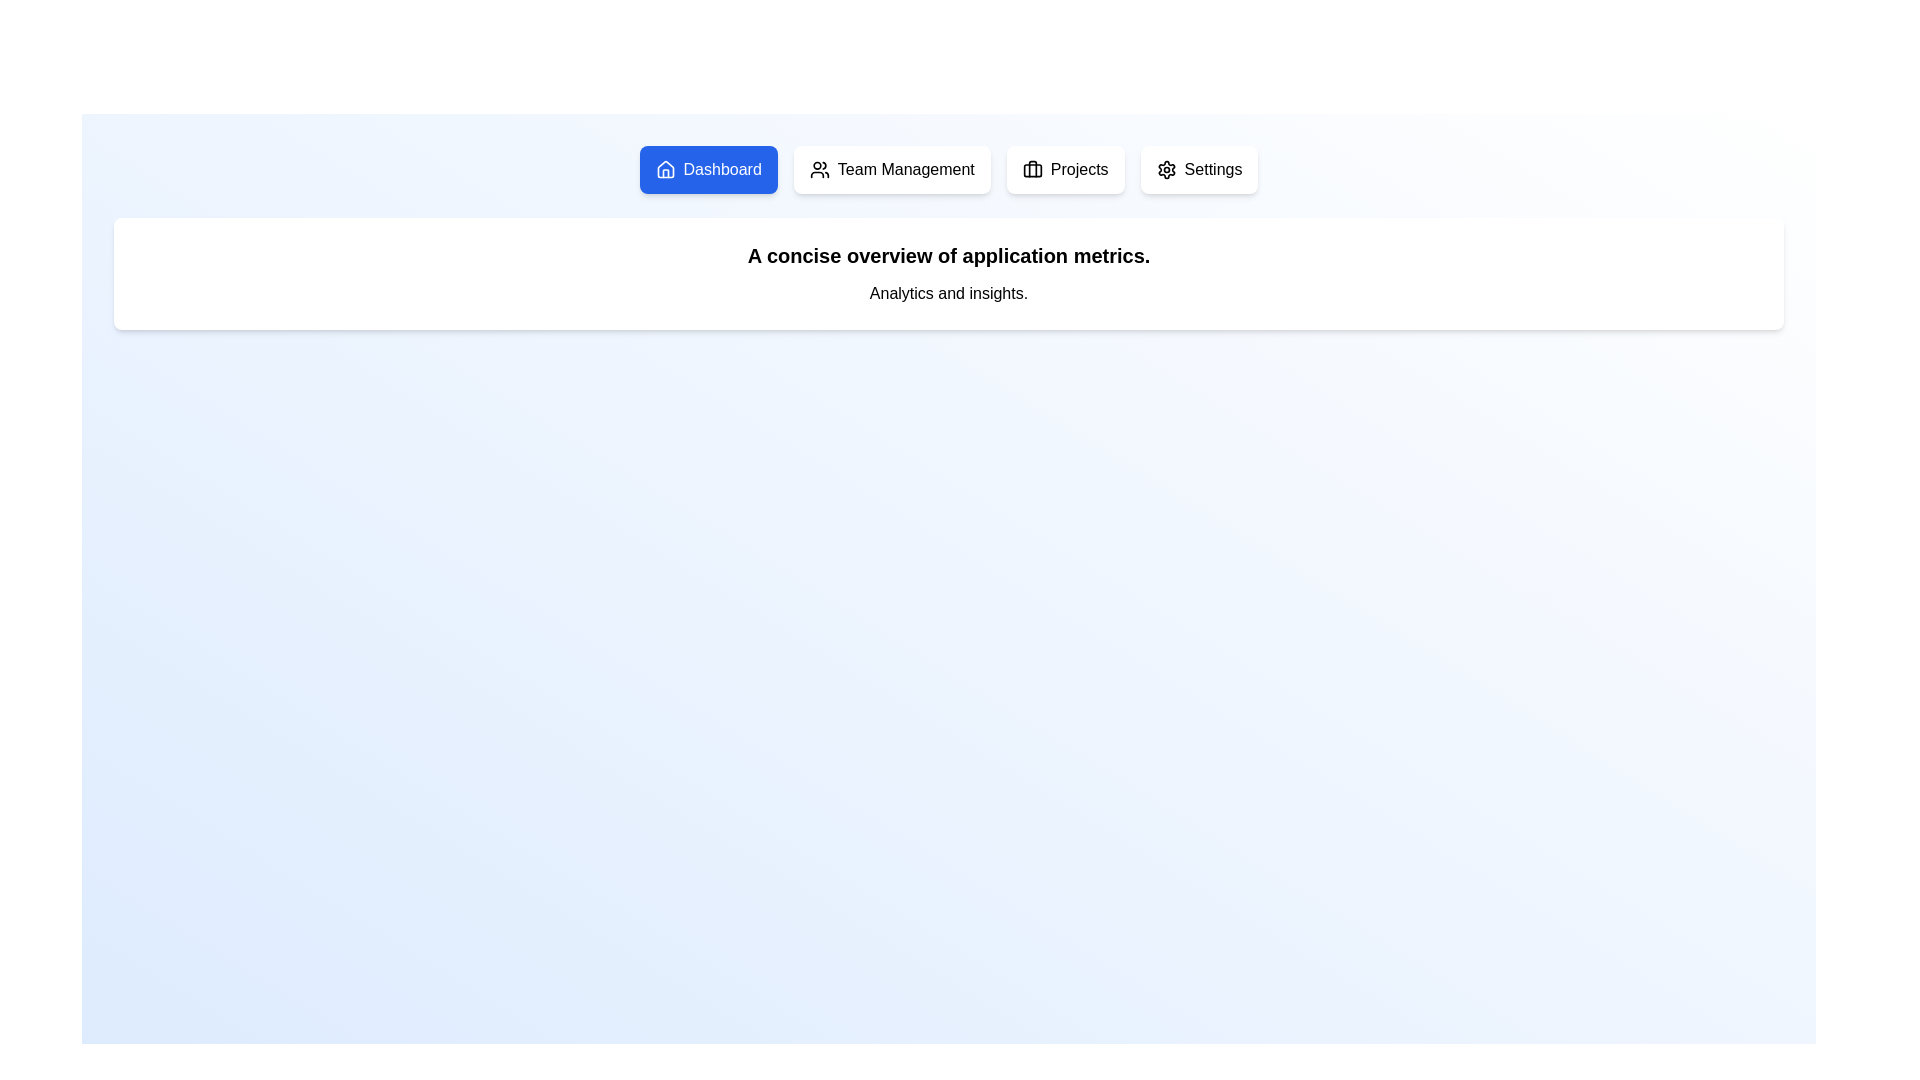 The height and width of the screenshot is (1080, 1920). What do you see at coordinates (948, 293) in the screenshot?
I see `text 'Analytics and insights.' which is styled plainly and smaller compared to the title above it, located below the header 'A concise overview of application metrics.'` at bounding box center [948, 293].